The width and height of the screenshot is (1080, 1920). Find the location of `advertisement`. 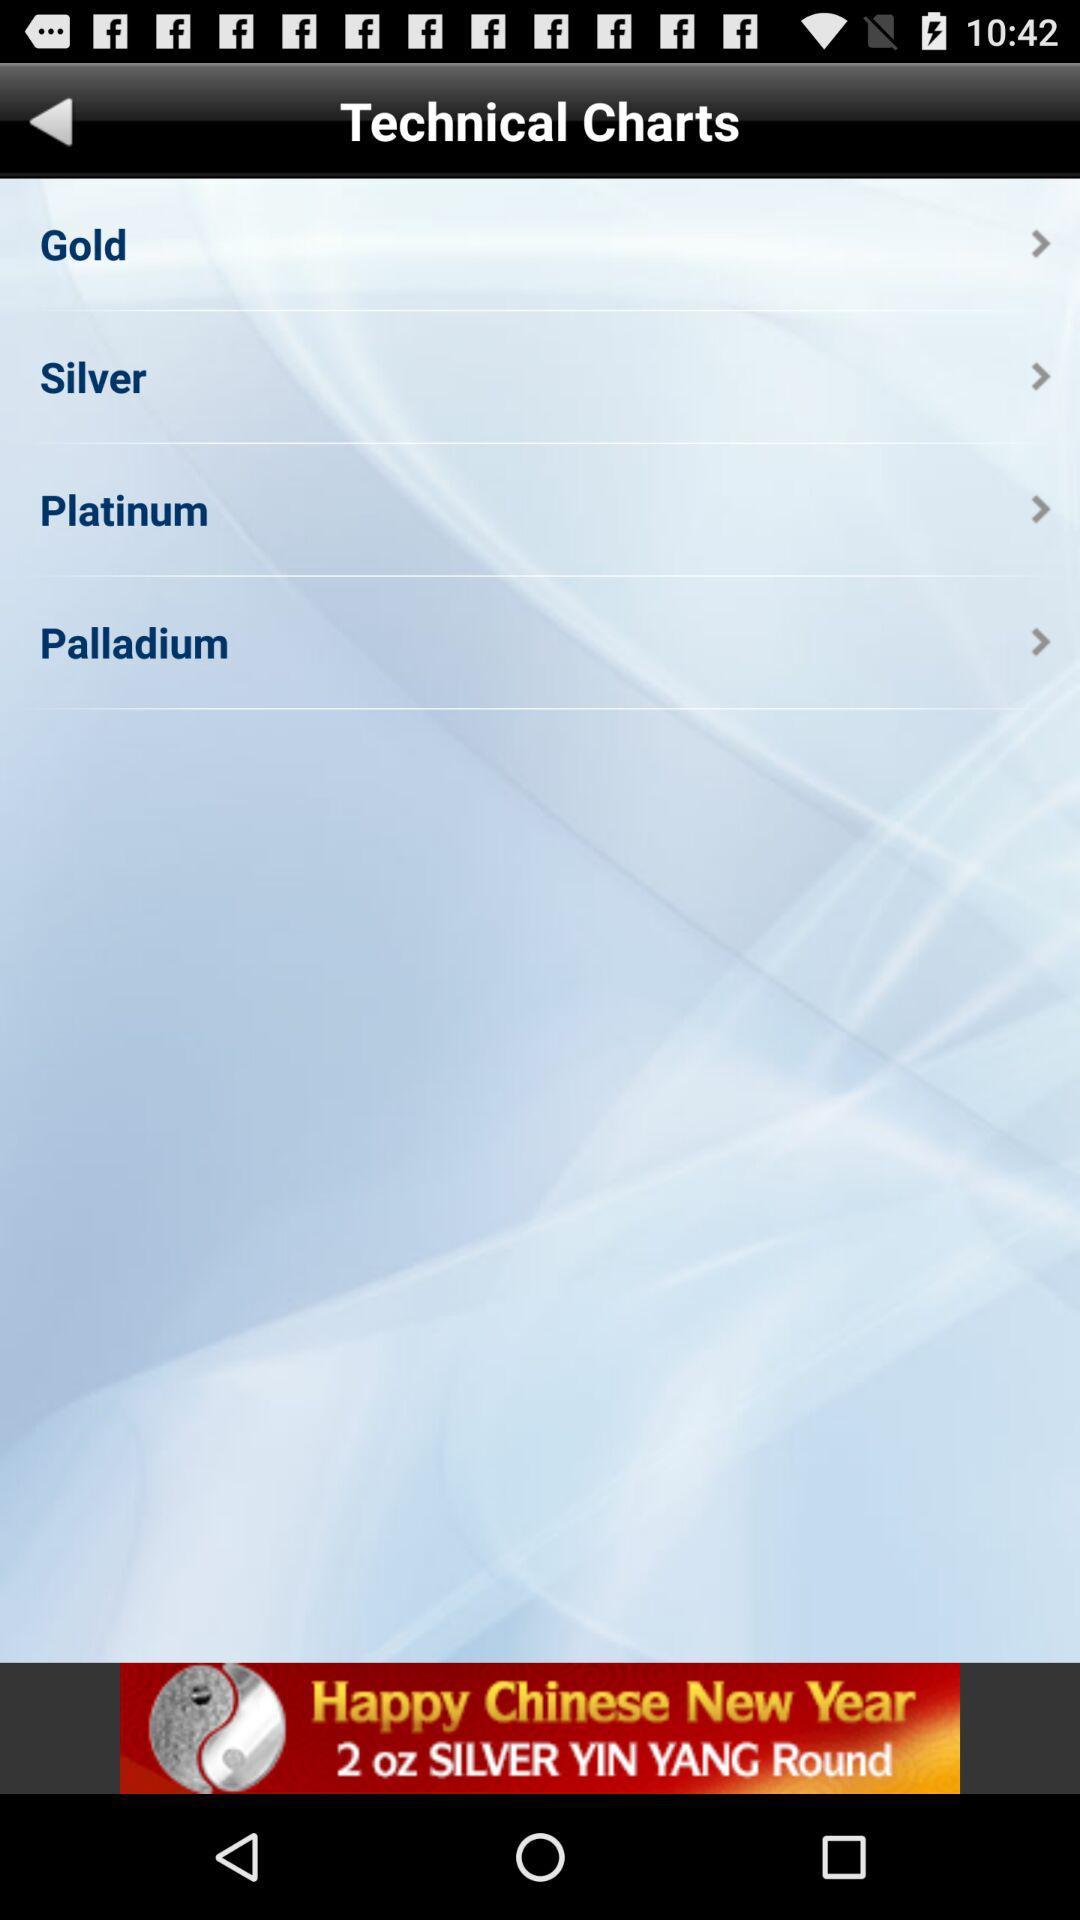

advertisement is located at coordinates (540, 1727).